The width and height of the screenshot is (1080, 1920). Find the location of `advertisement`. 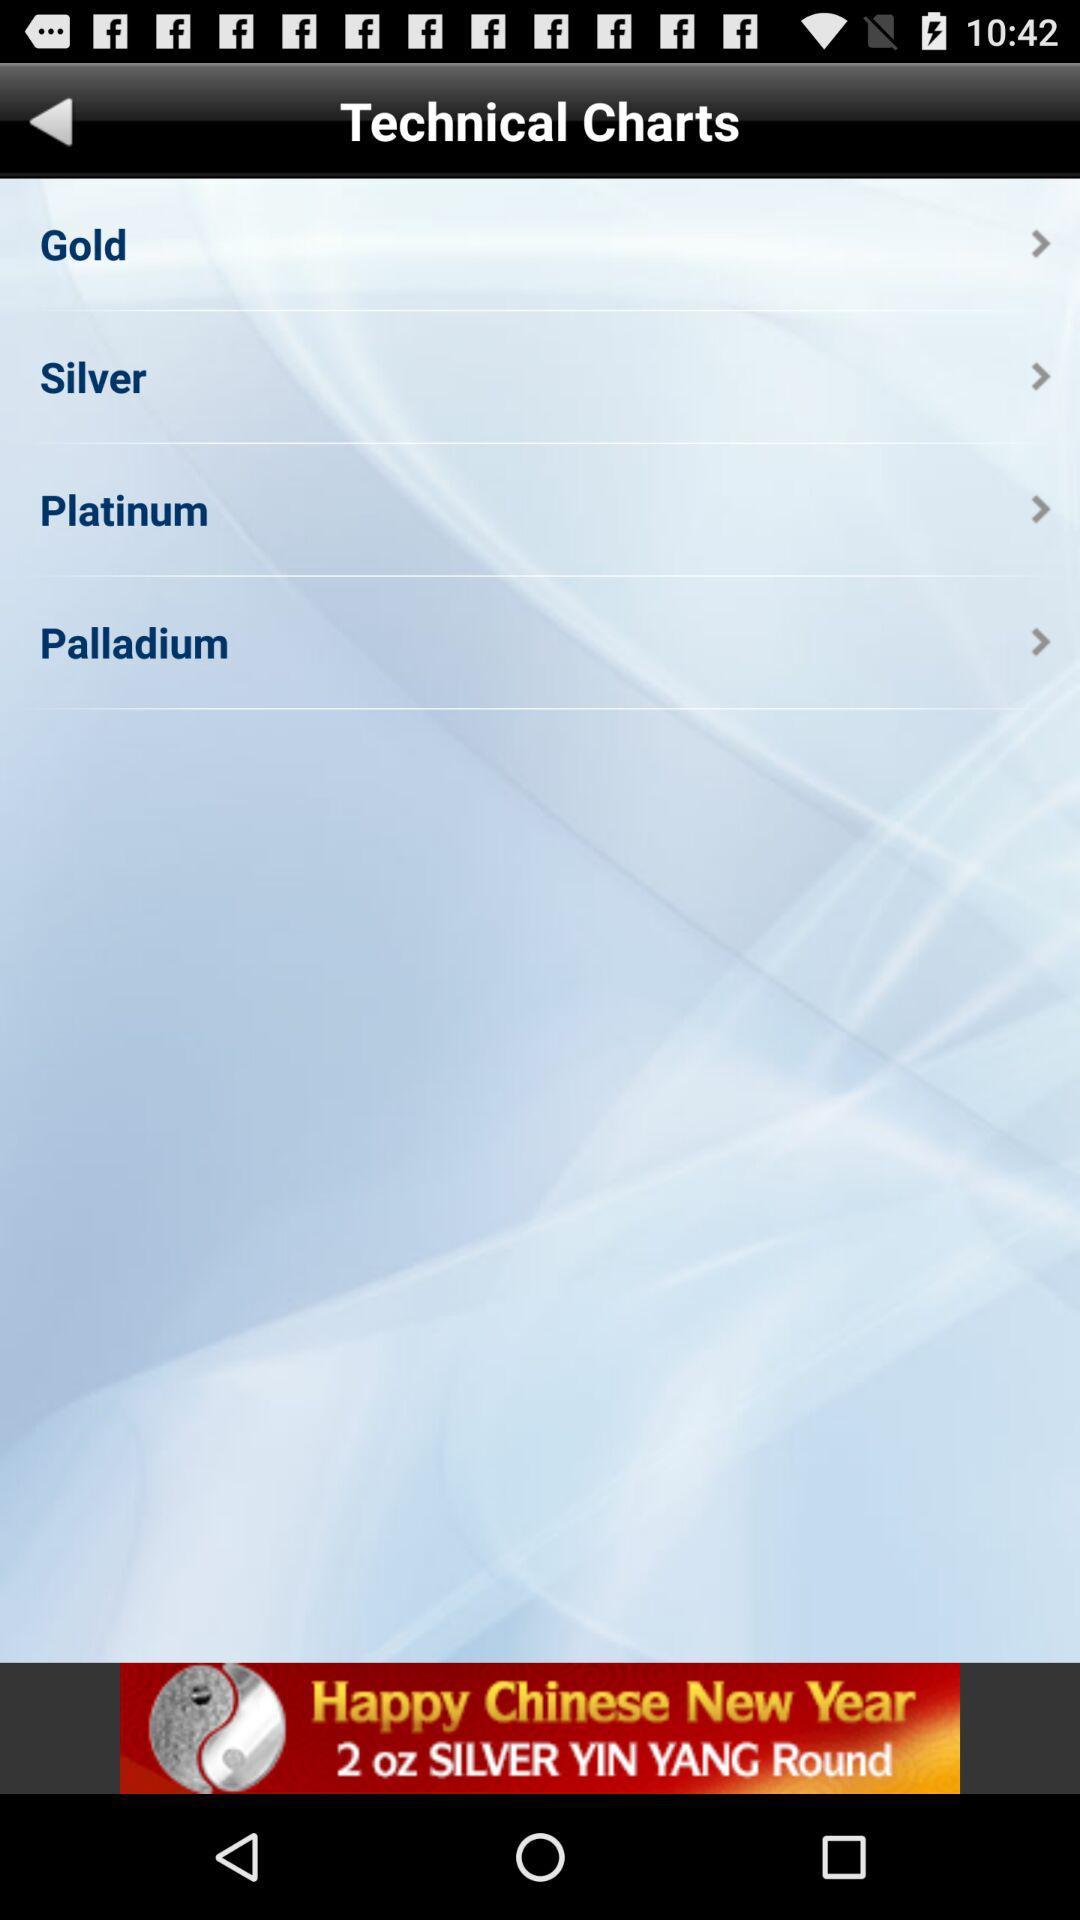

advertisement is located at coordinates (540, 1727).